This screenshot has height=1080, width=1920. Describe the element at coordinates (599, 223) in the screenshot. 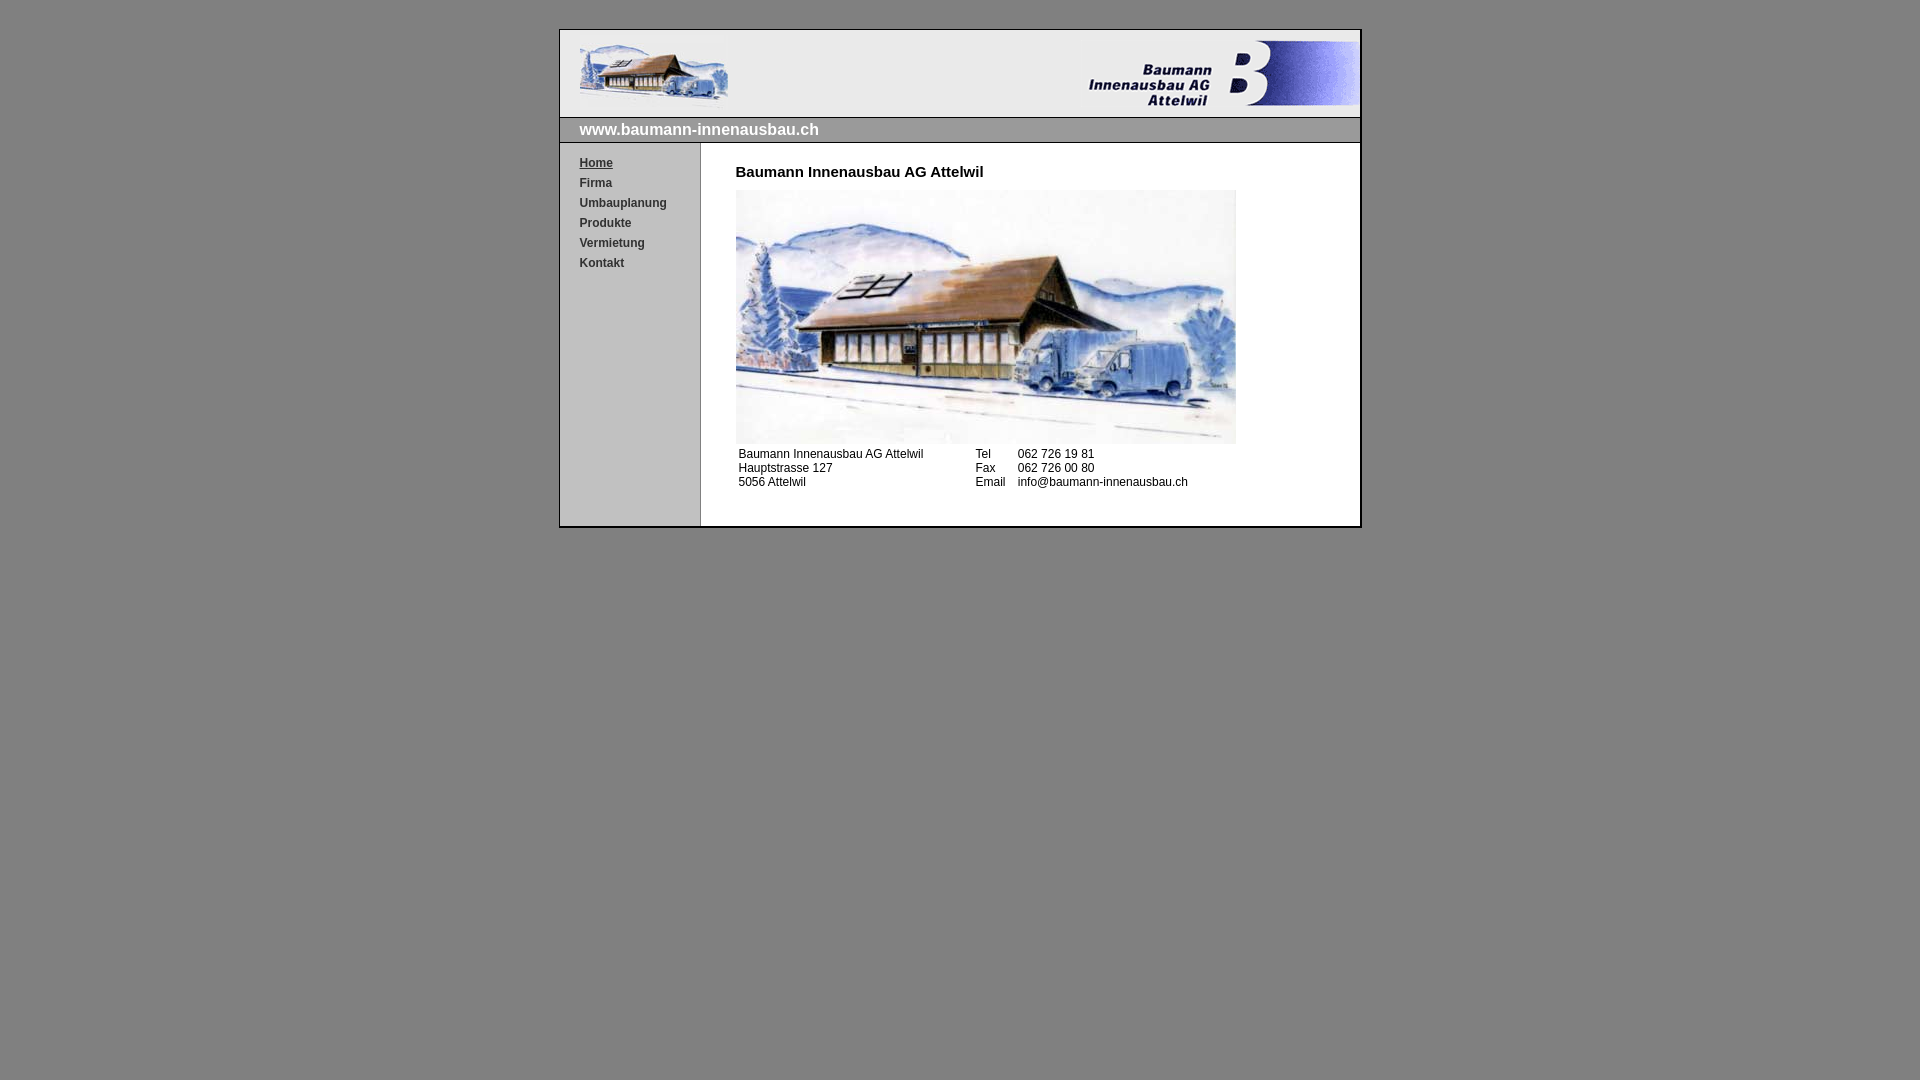

I see `'Produkte'` at that location.